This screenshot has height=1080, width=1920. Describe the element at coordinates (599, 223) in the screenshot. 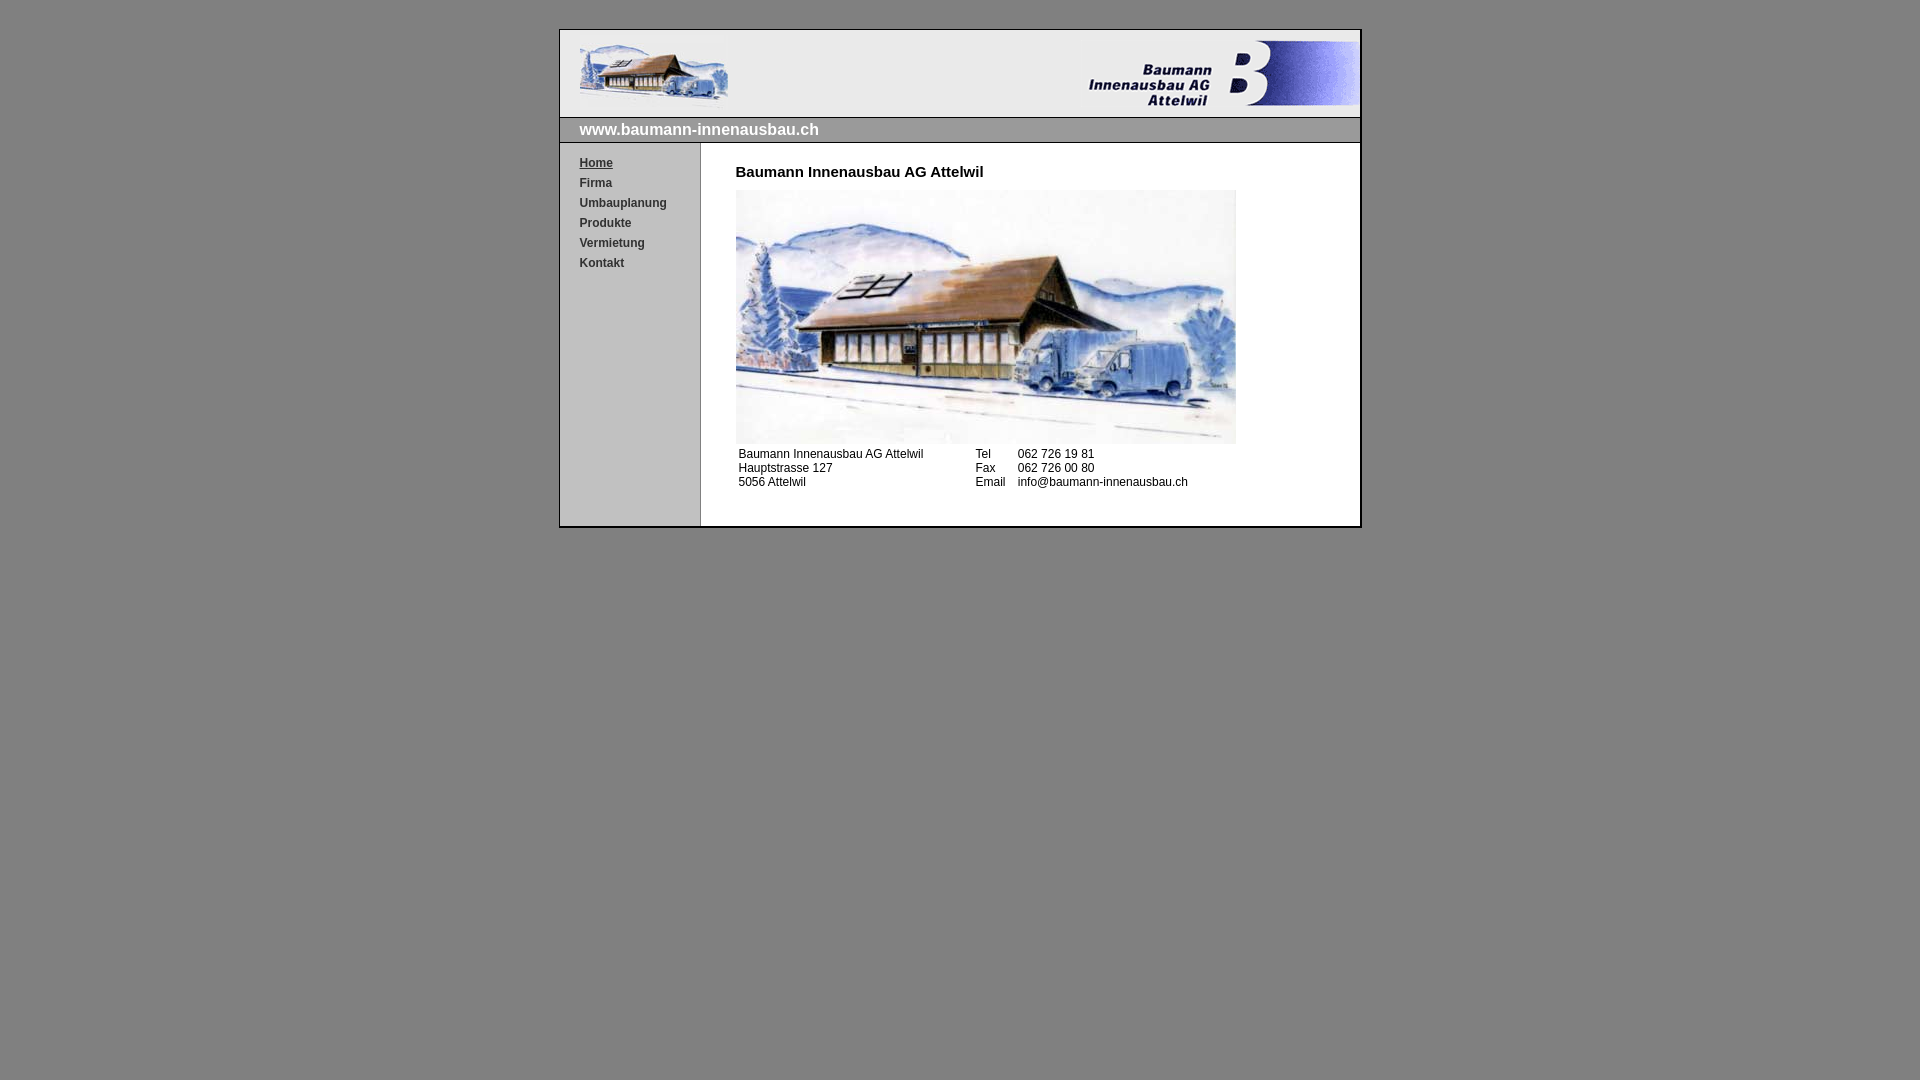

I see `'Produkte'` at that location.